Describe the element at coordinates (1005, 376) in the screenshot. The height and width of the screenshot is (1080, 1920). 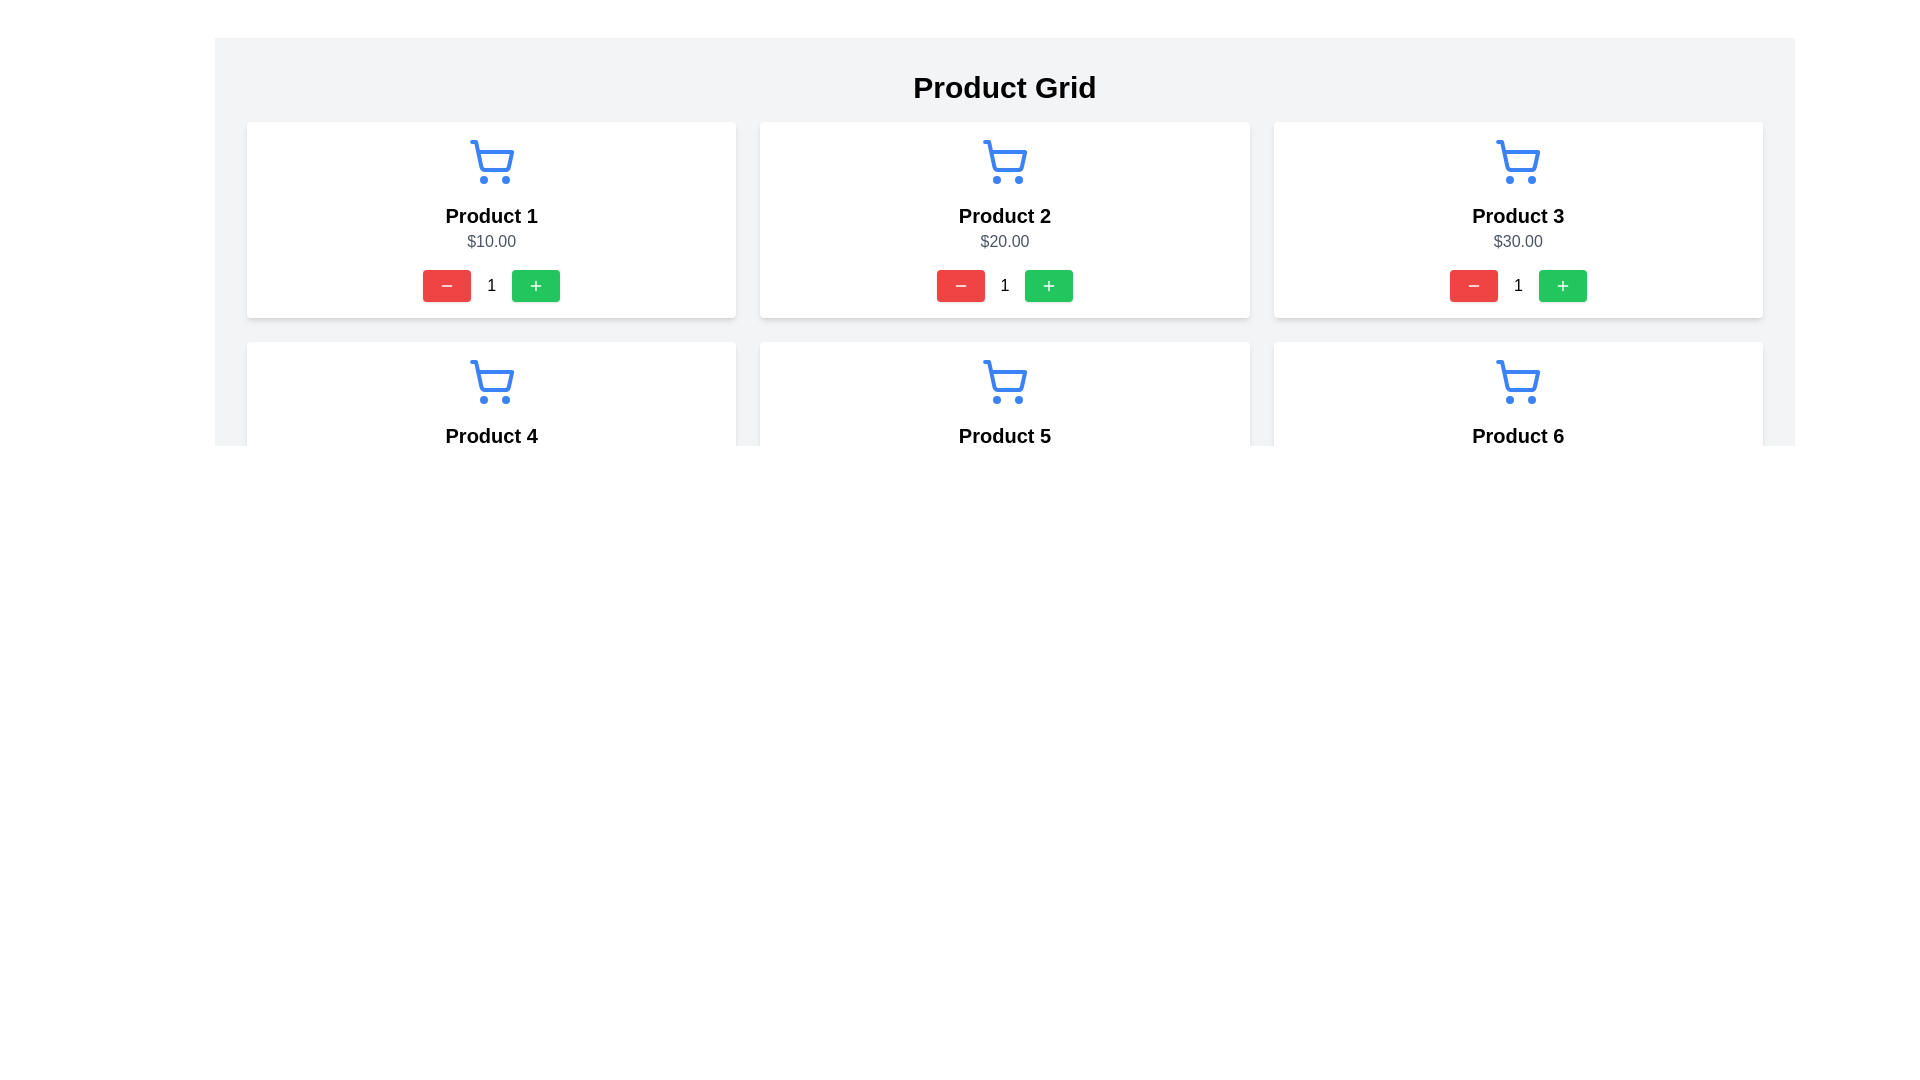
I see `the shopping cart icon located in the second row and third column of the product grid layout, which represents adding an item to the cart or viewing cart-related actions` at that location.